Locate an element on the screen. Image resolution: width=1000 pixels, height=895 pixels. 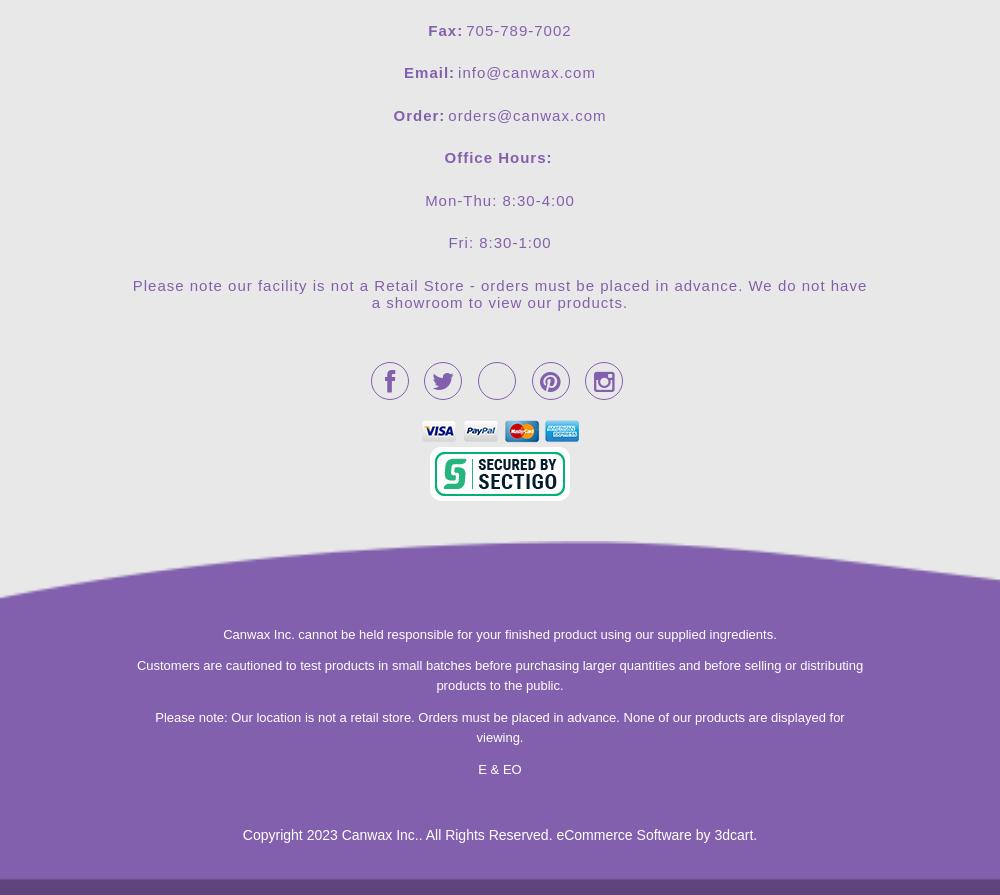
'Email:' is located at coordinates (404, 72).